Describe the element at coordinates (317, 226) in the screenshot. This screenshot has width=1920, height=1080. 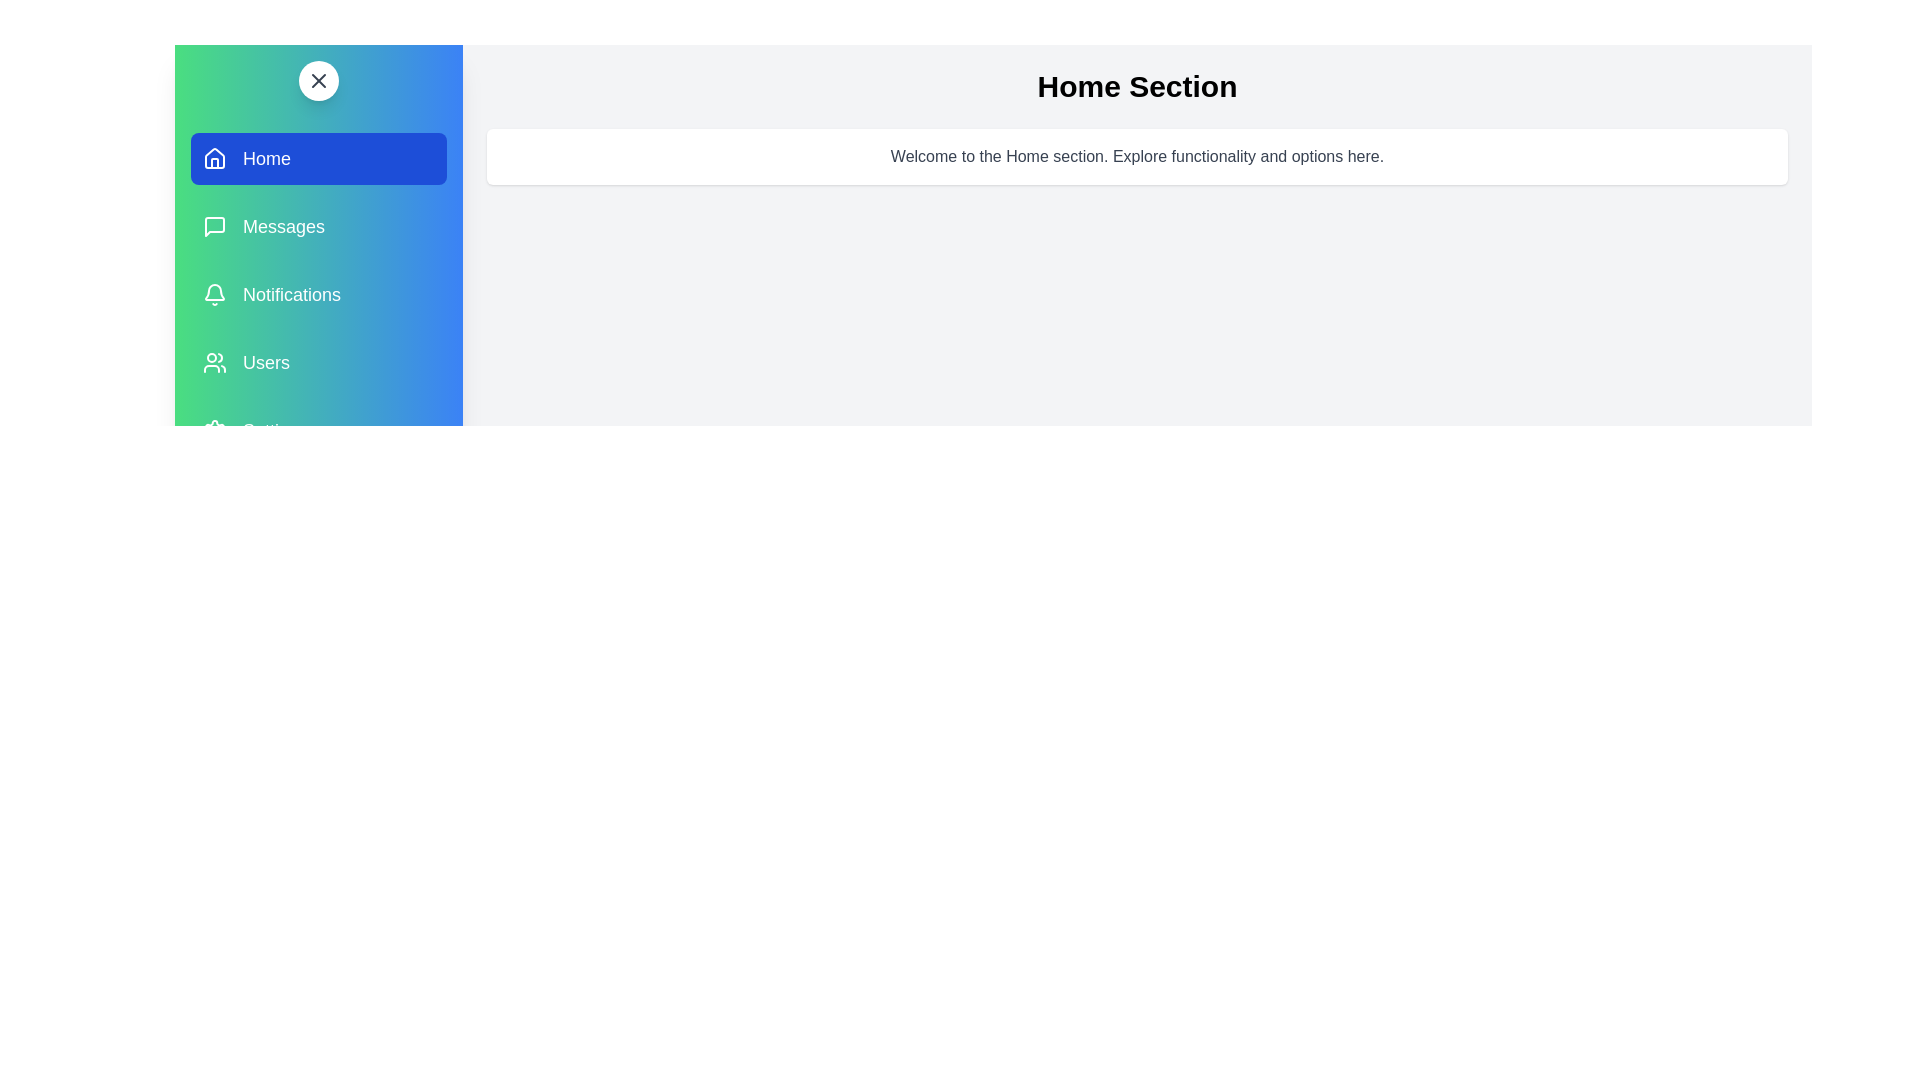
I see `the menu item Messages by clicking on it` at that location.